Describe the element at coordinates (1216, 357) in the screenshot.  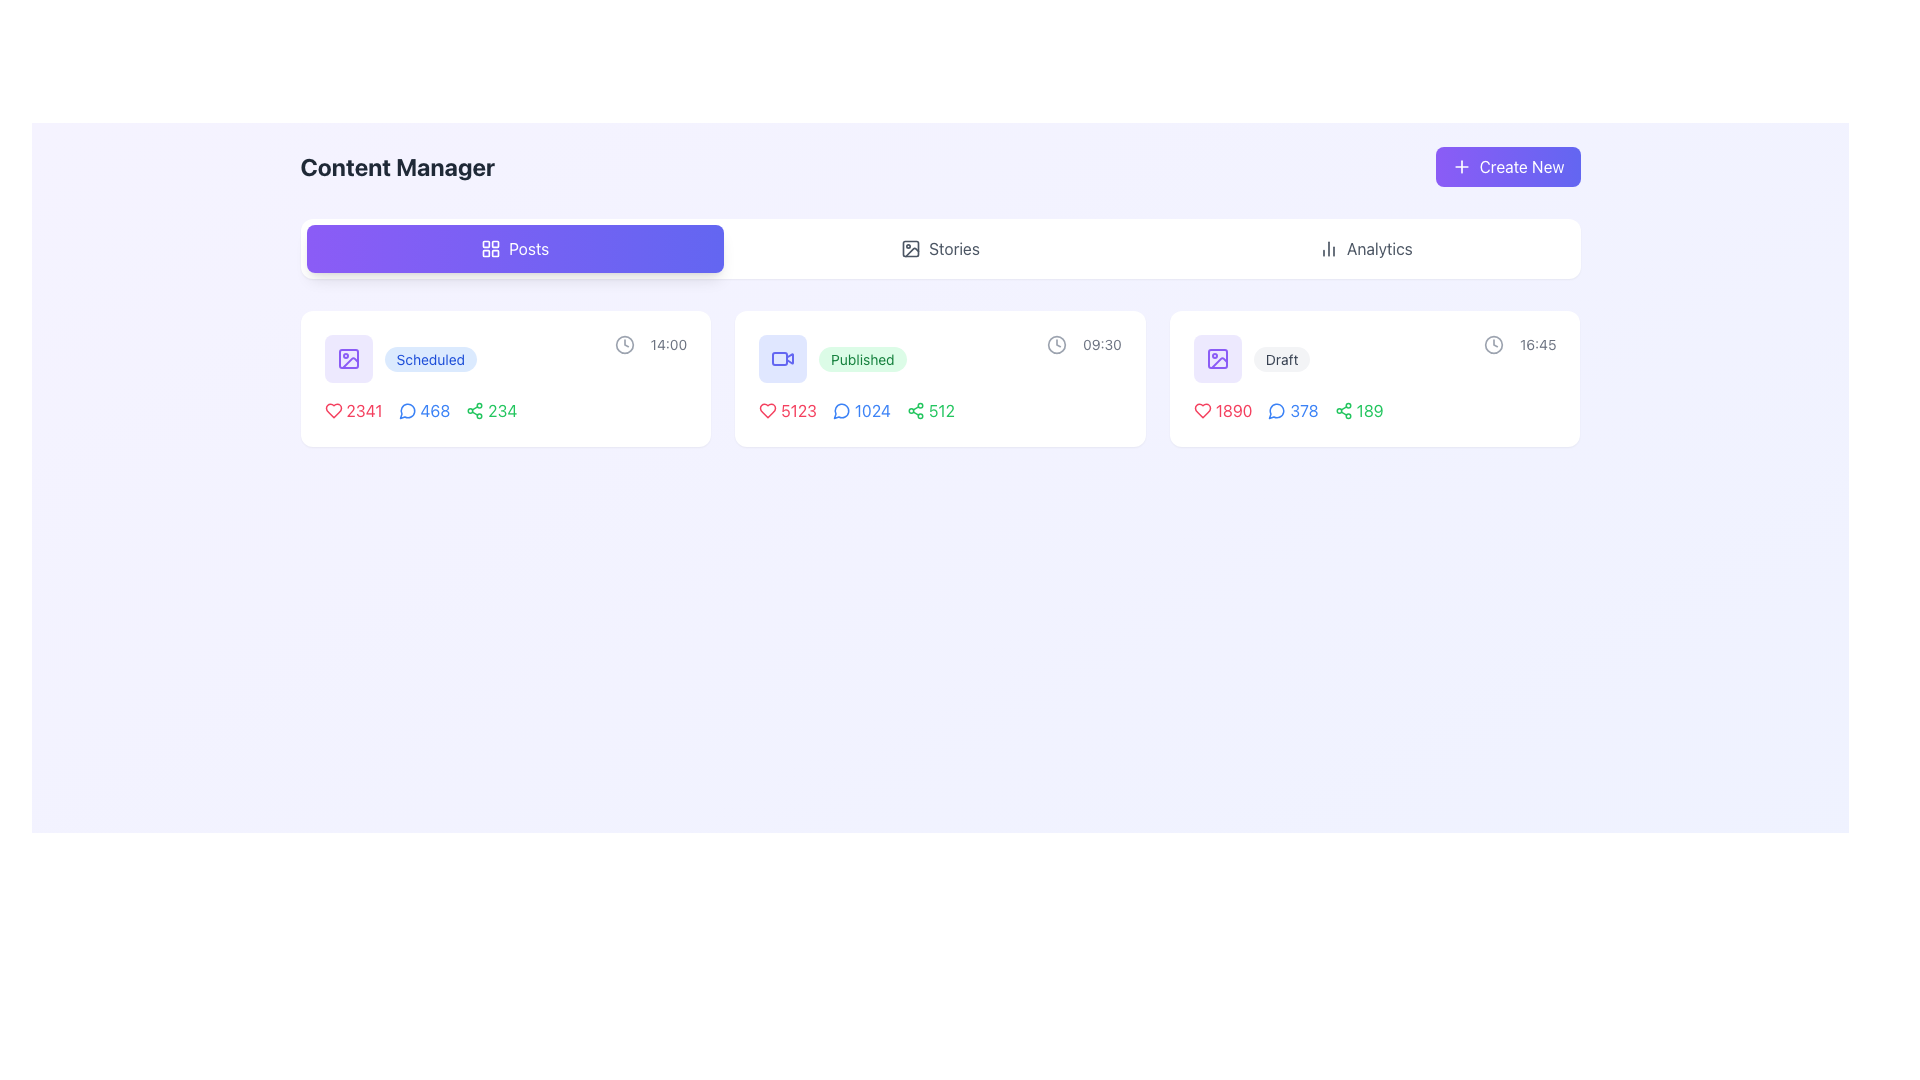
I see `the small icon with a purple outline and an image symbol, located in the top-left corner of the rightmost card, above the 'Draft' label and to the left of the '16:45' timestamp` at that location.